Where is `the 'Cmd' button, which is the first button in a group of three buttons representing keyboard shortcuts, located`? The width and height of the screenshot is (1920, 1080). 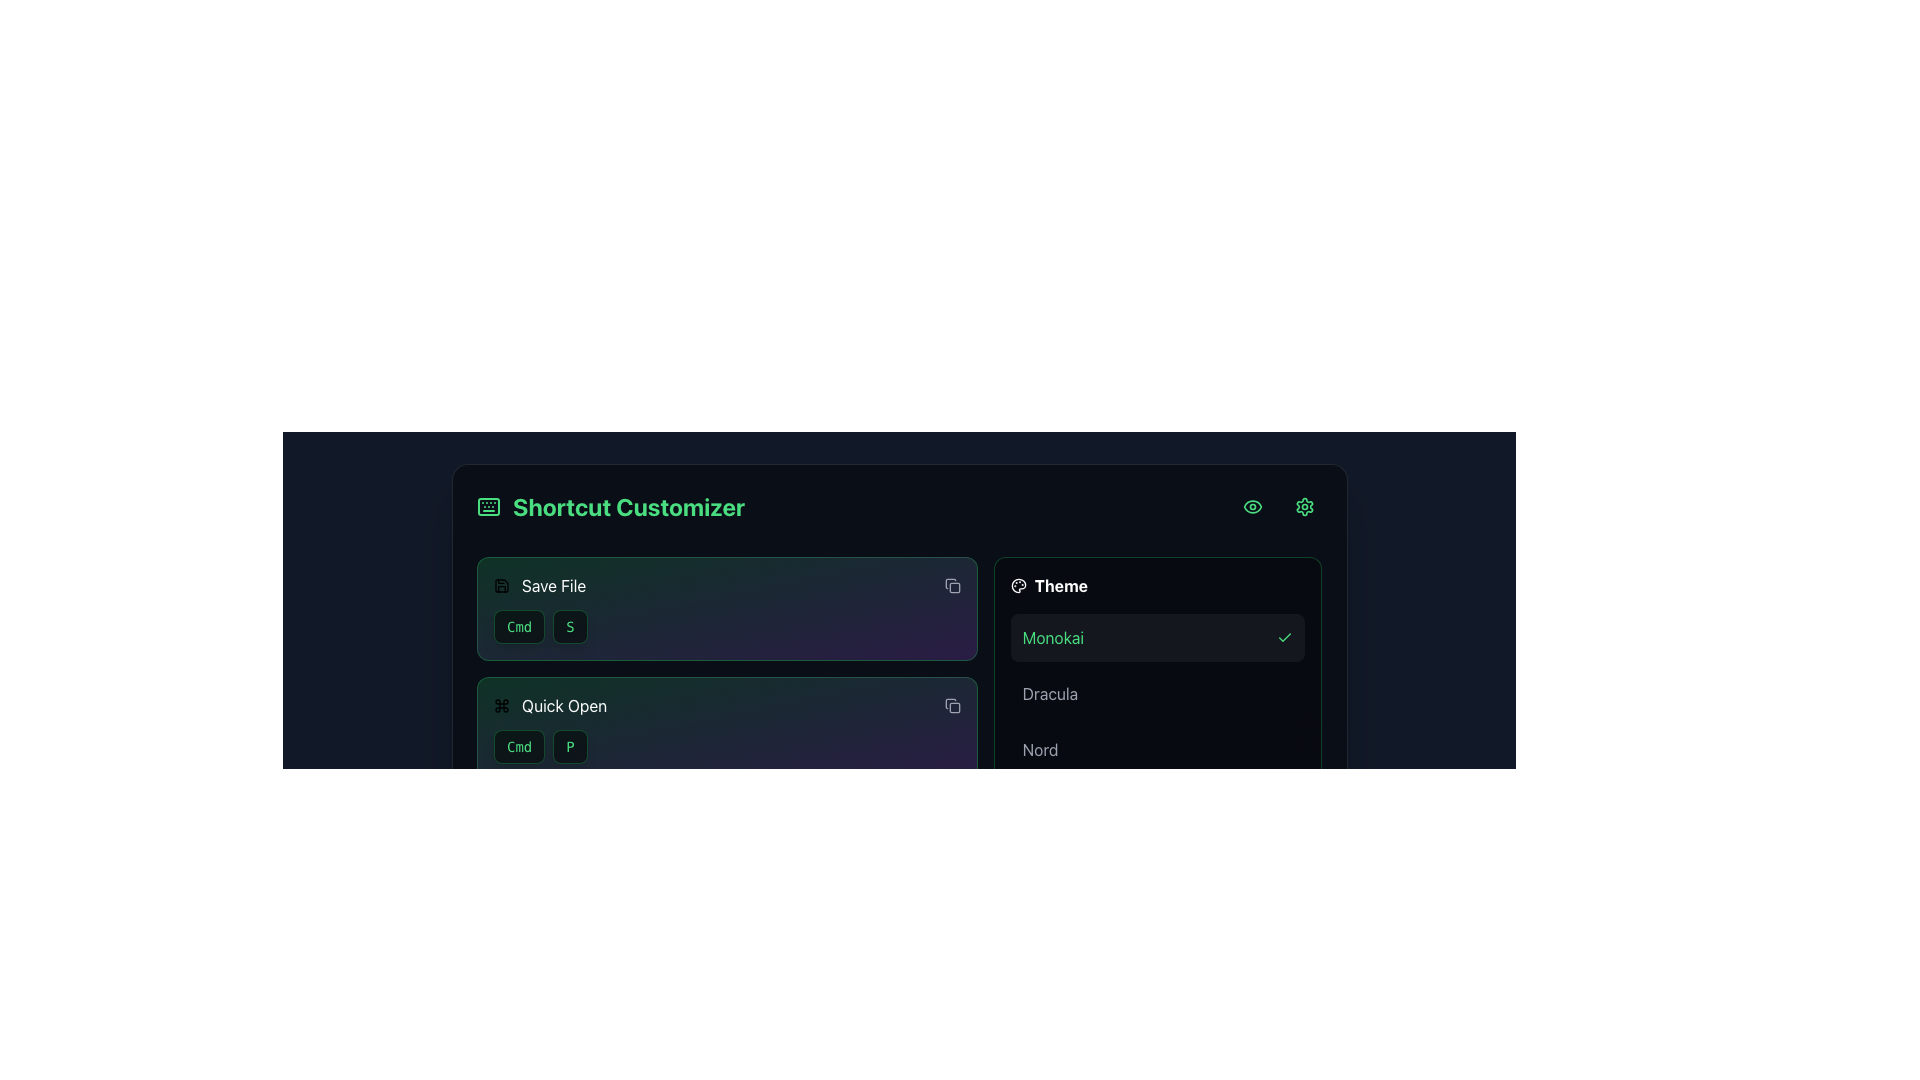
the 'Cmd' button, which is the first button in a group of three buttons representing keyboard shortcuts, located is located at coordinates (519, 866).